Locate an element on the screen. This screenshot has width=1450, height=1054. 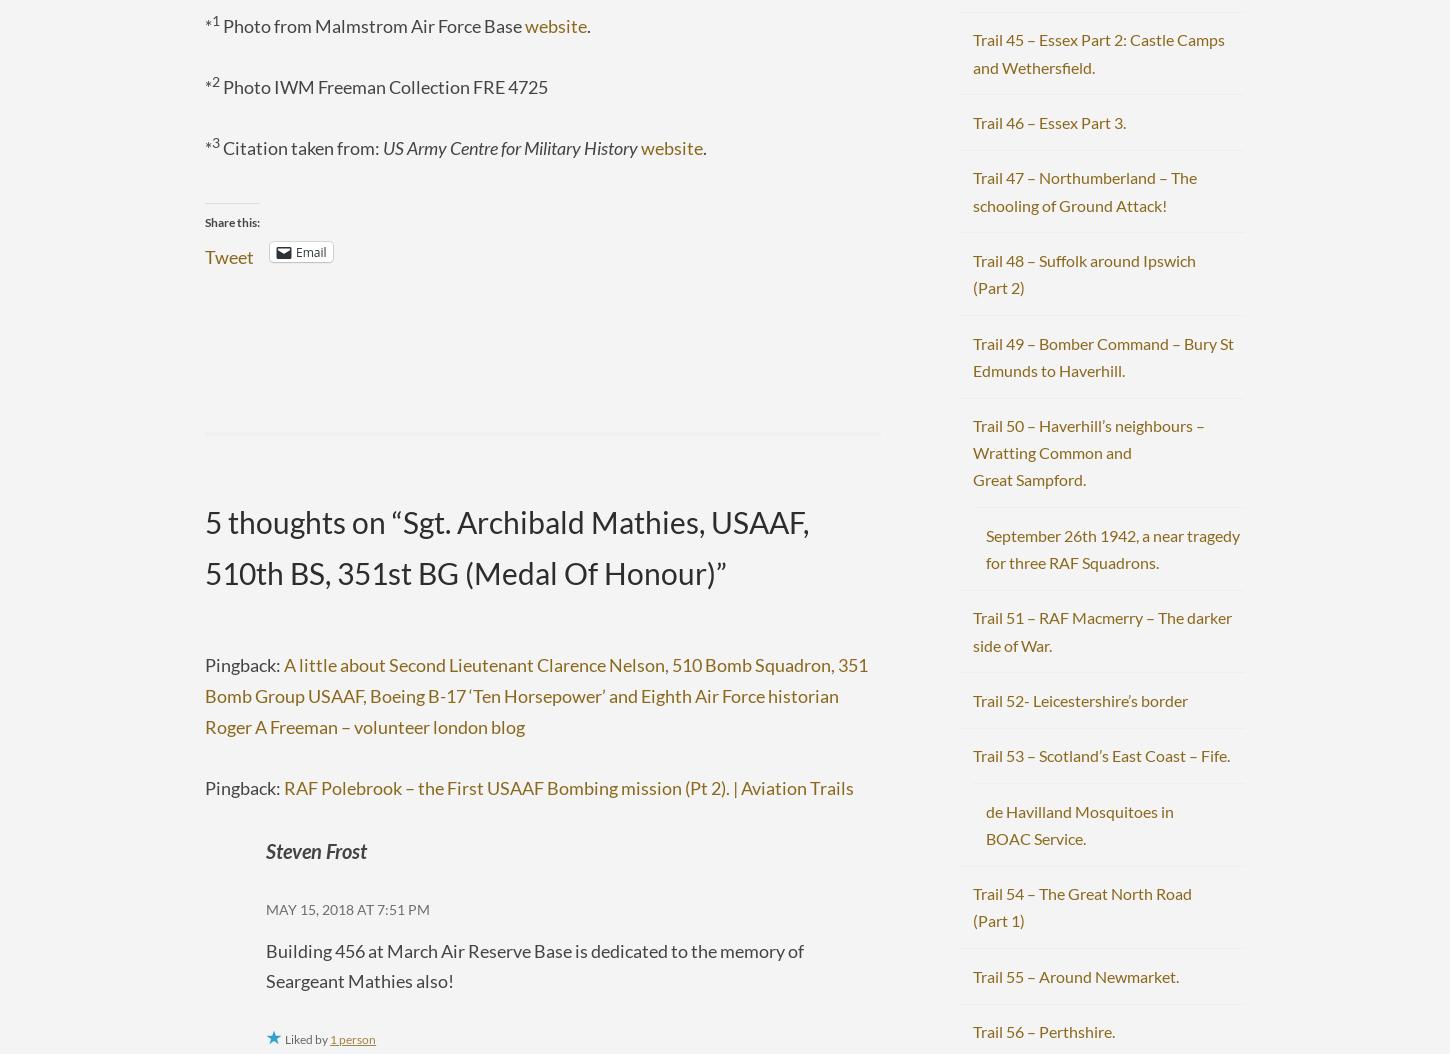
'Trail 56 – Perthshire.' is located at coordinates (1042, 1030).